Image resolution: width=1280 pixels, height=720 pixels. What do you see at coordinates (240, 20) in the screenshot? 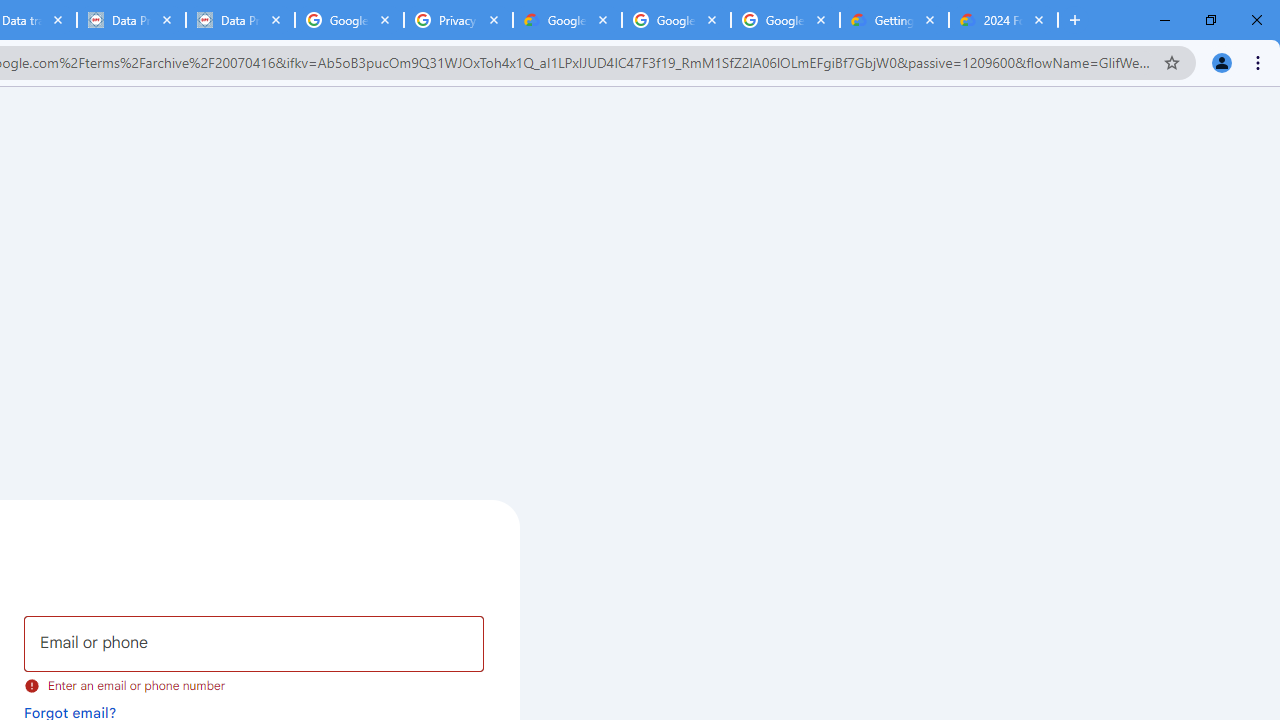
I see `'Data Privacy Framework'` at bounding box center [240, 20].